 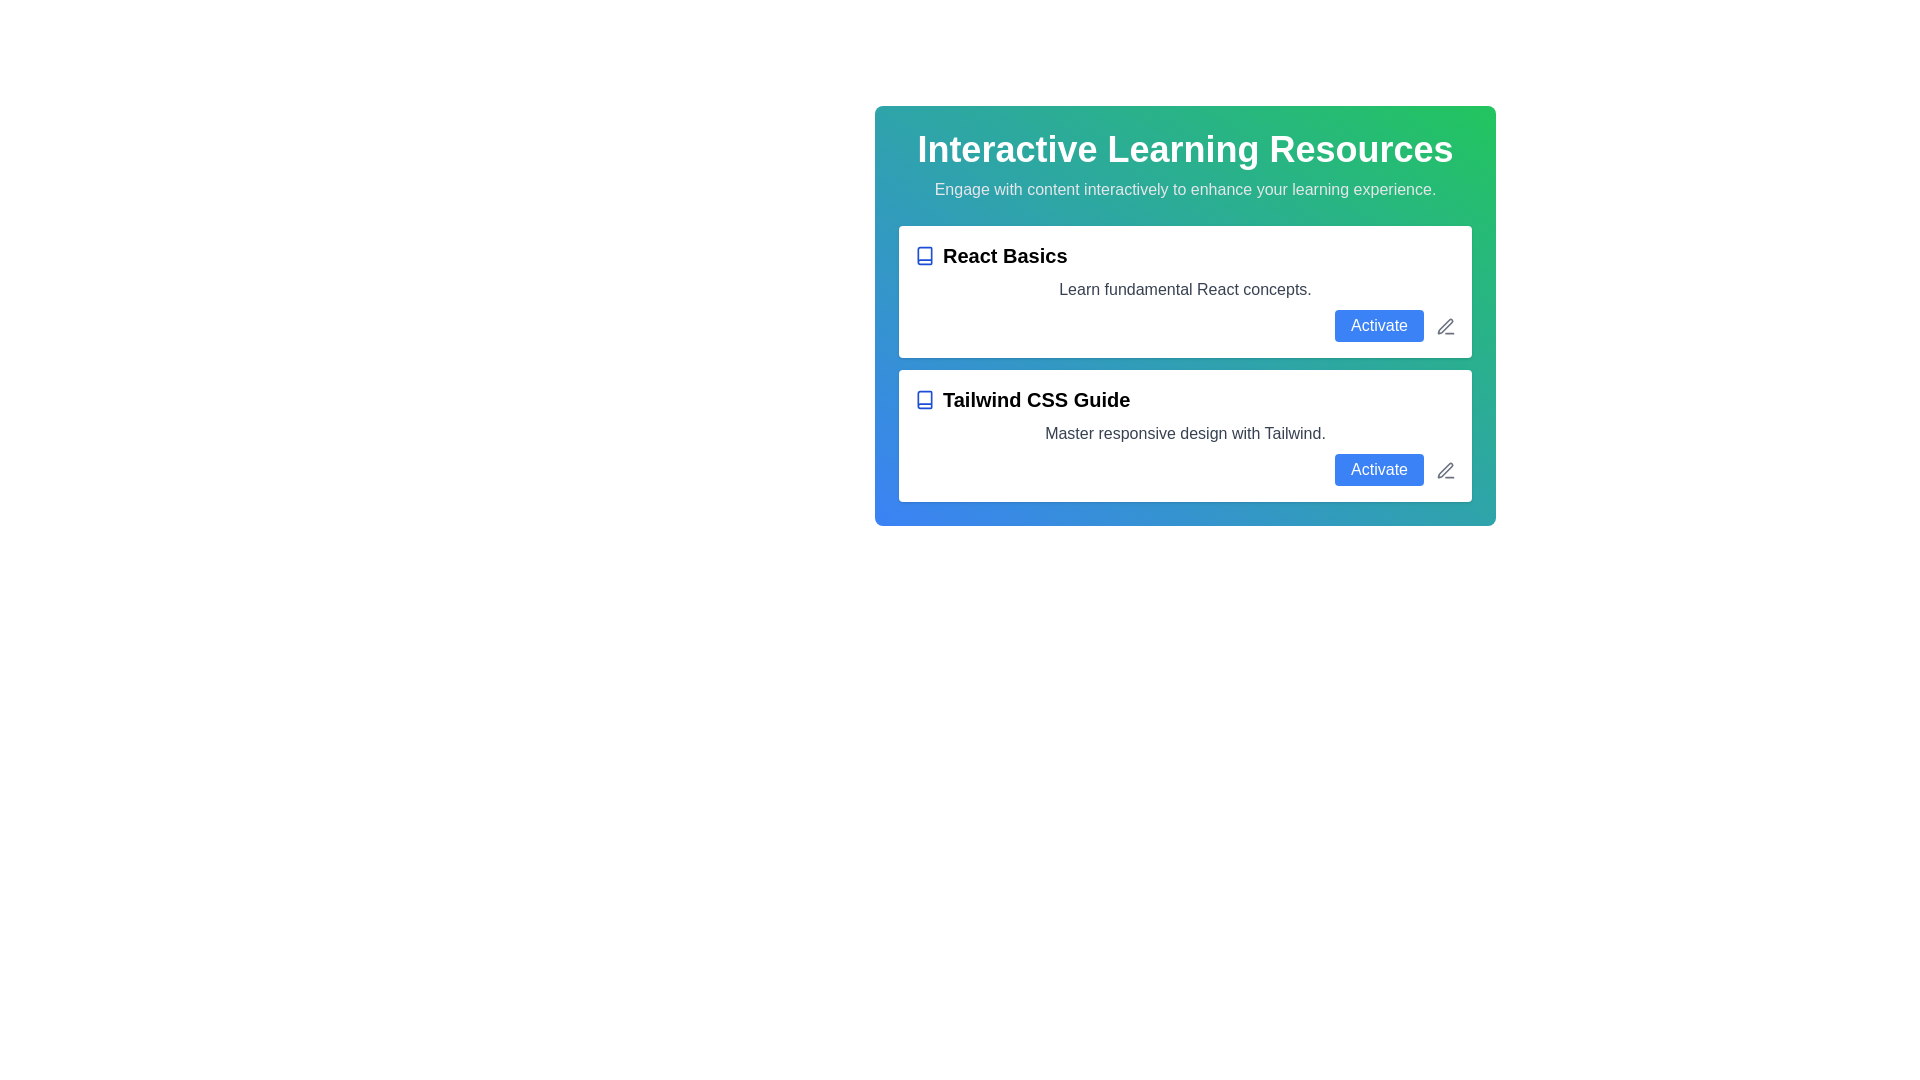 I want to click on the blue book icon located to the immediate left of the text 'React Basics' within the 'Interactive Learning Resources' section by clicking on it, so click(x=924, y=254).